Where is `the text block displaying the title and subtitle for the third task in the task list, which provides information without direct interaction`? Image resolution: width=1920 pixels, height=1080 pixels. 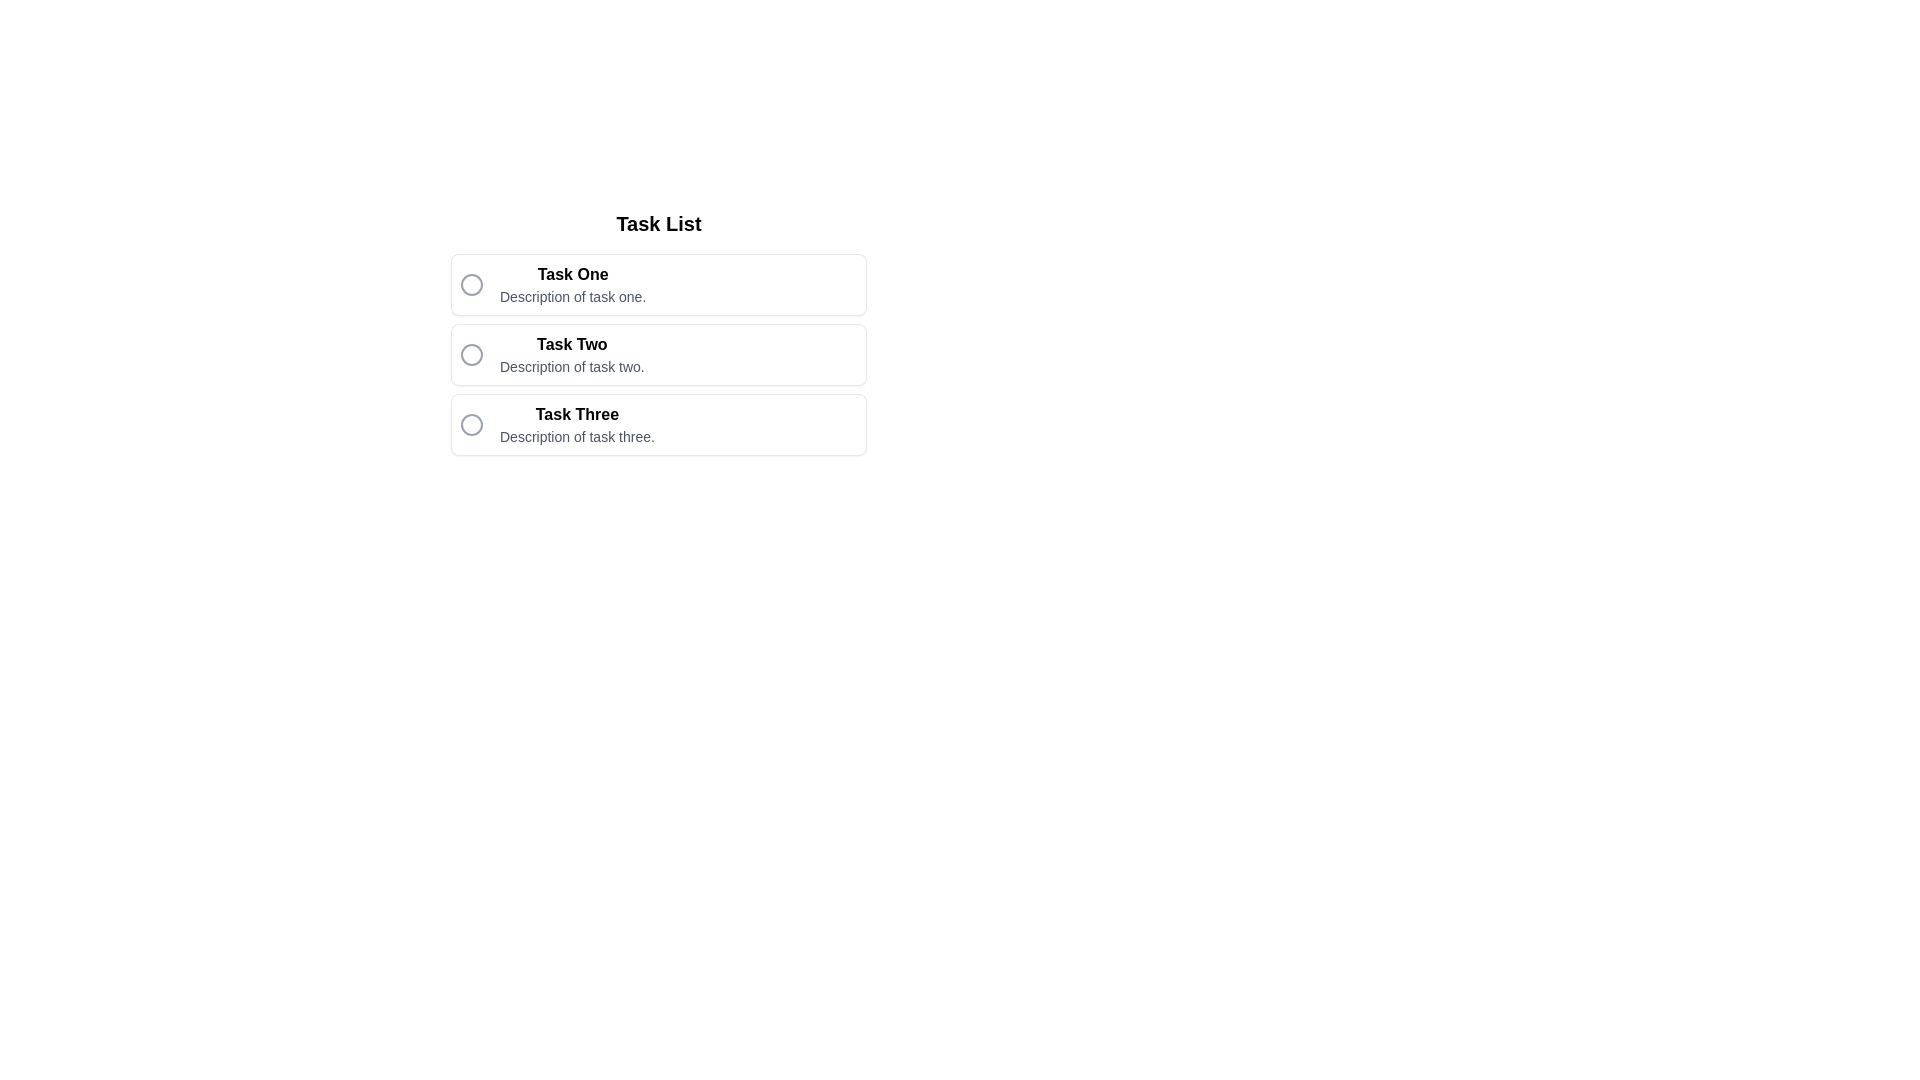 the text block displaying the title and subtitle for the third task in the task list, which provides information without direct interaction is located at coordinates (576, 423).